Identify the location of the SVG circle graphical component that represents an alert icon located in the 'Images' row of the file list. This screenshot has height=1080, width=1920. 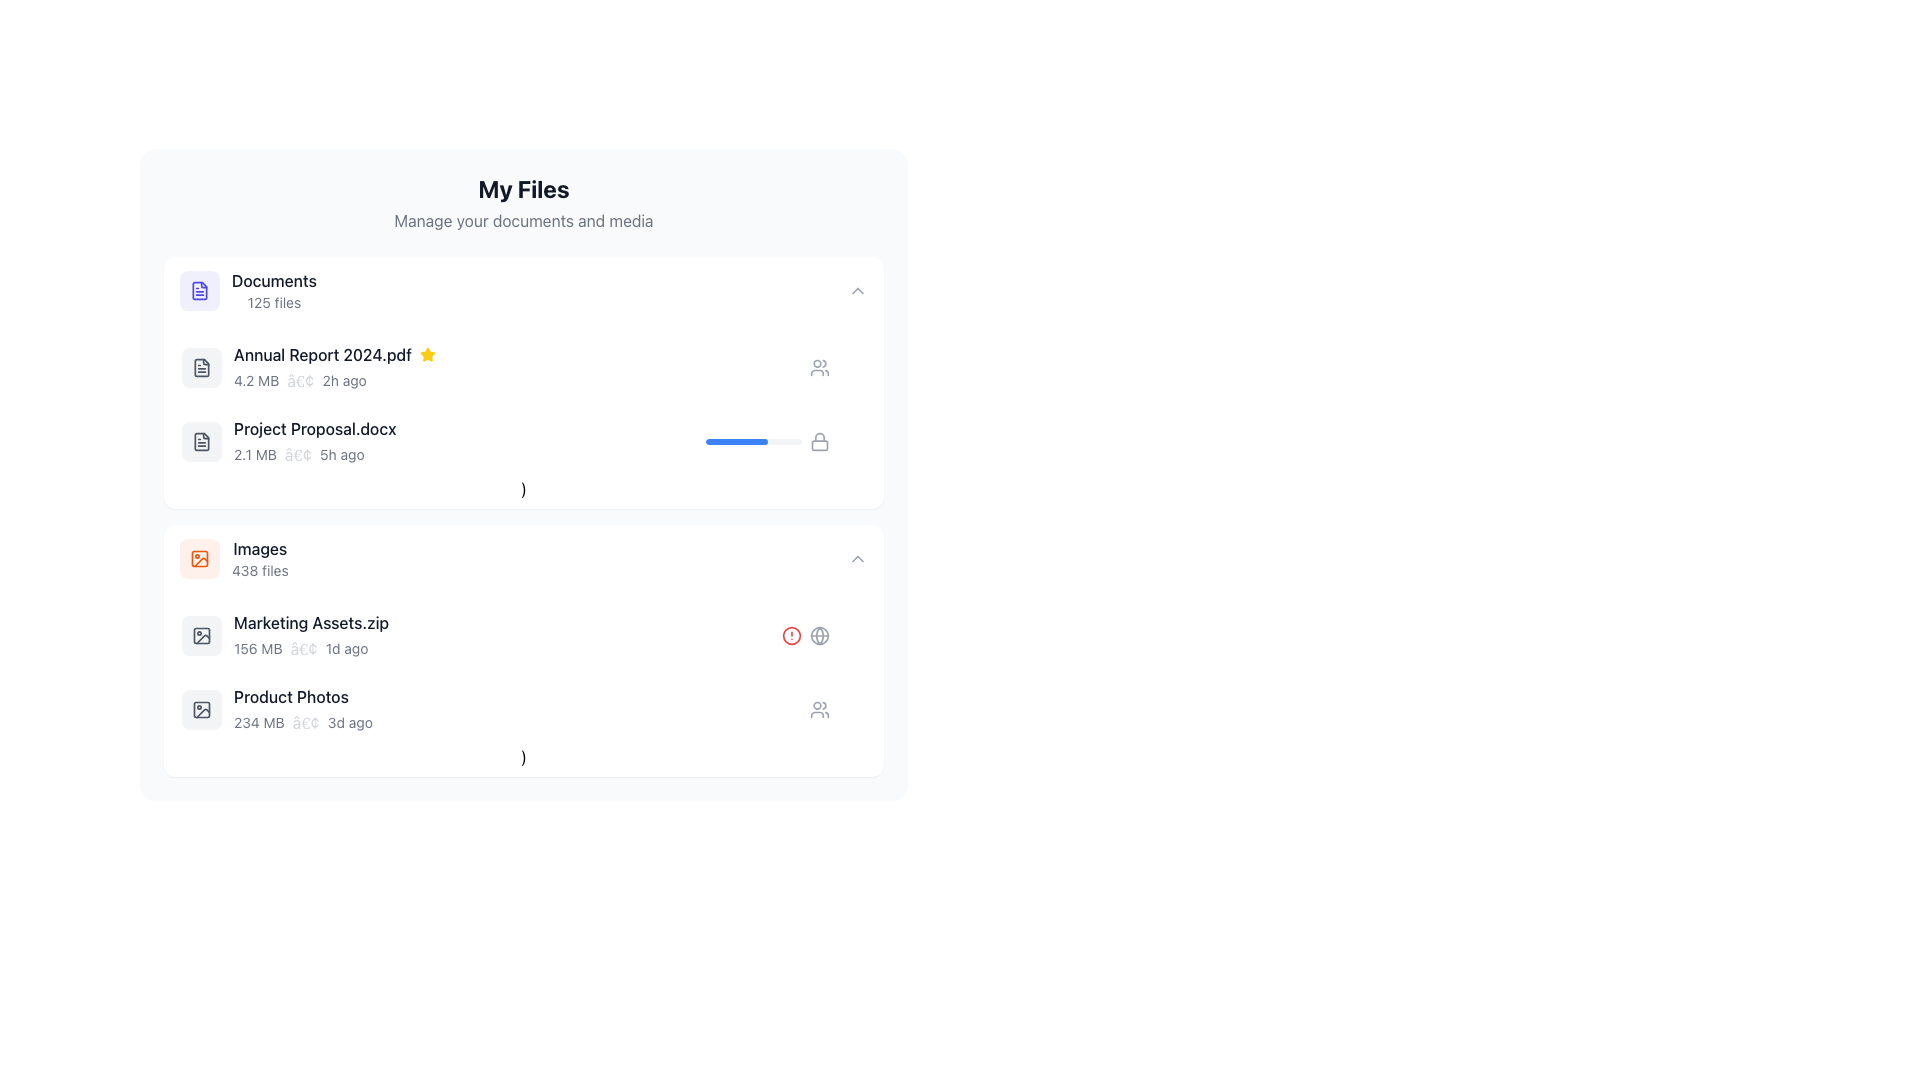
(791, 636).